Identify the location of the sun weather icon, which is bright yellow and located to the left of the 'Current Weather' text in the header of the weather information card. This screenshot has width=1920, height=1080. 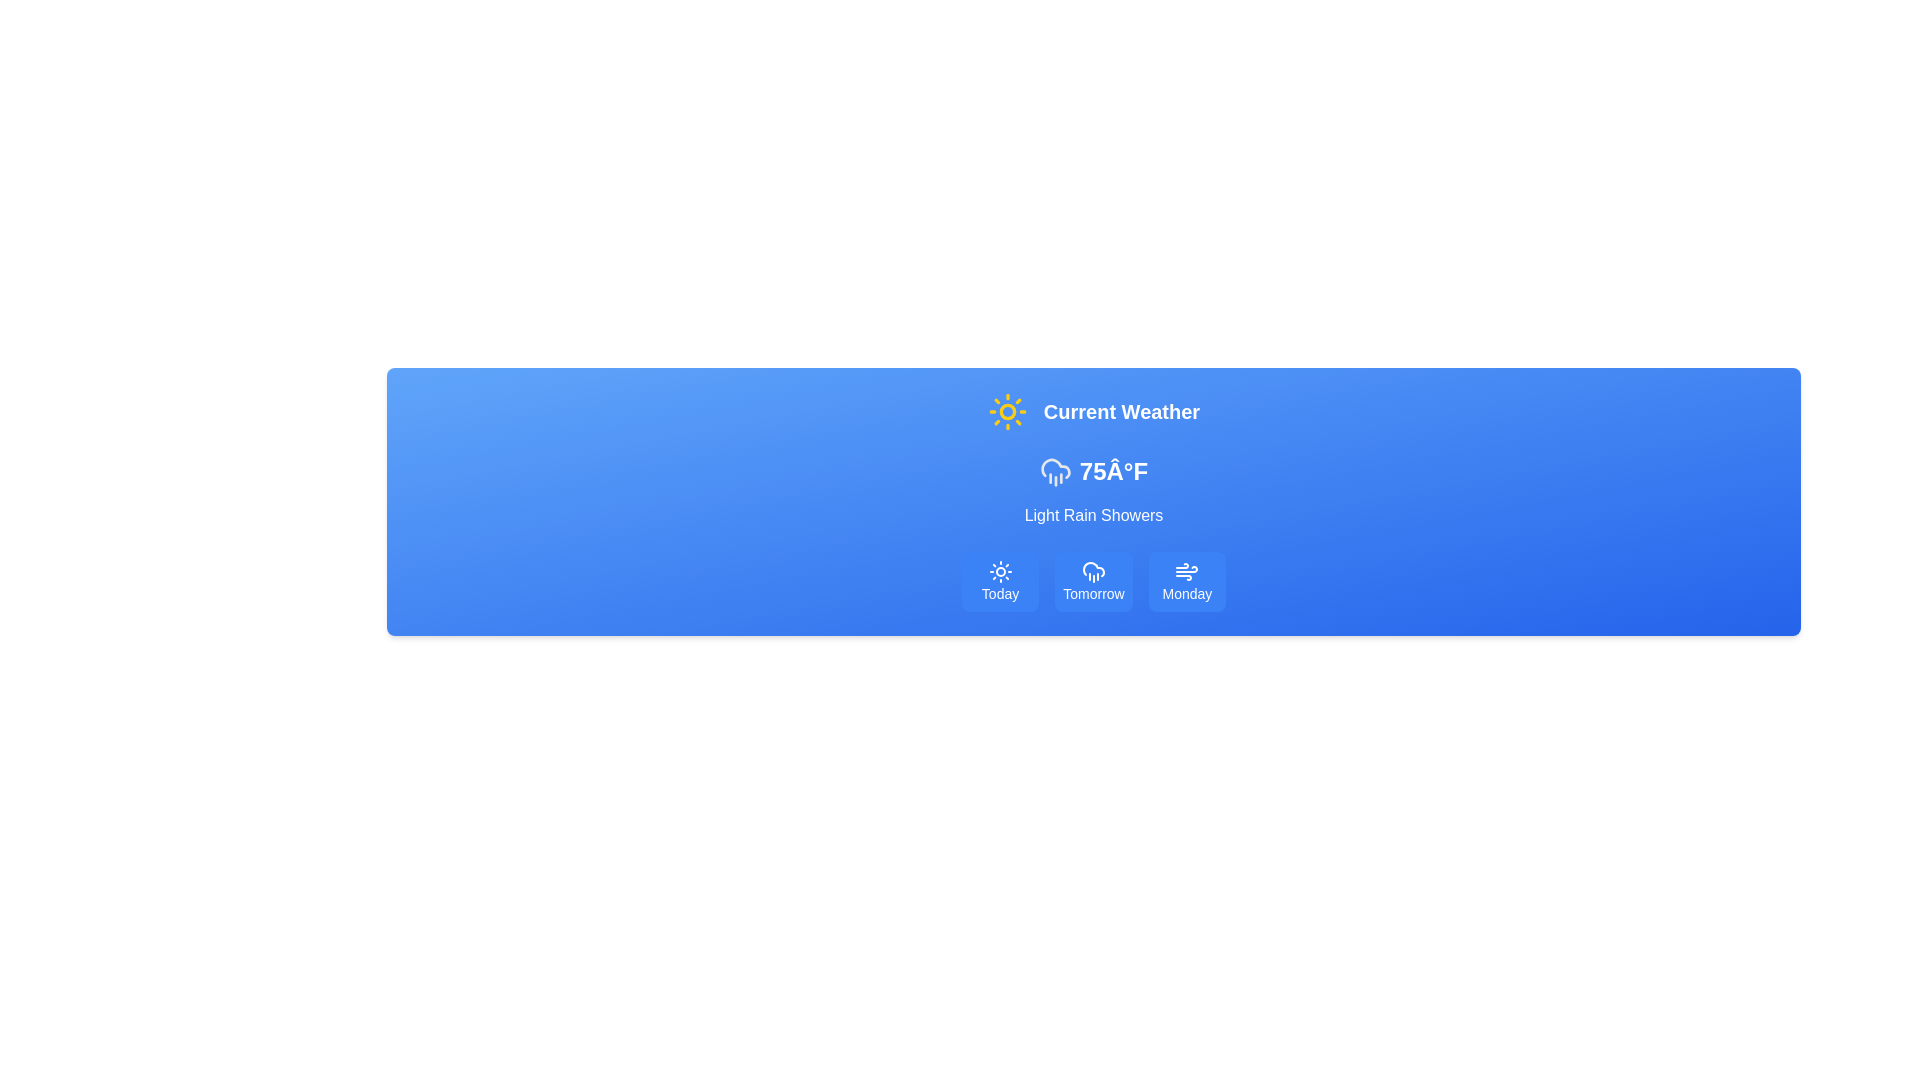
(1007, 411).